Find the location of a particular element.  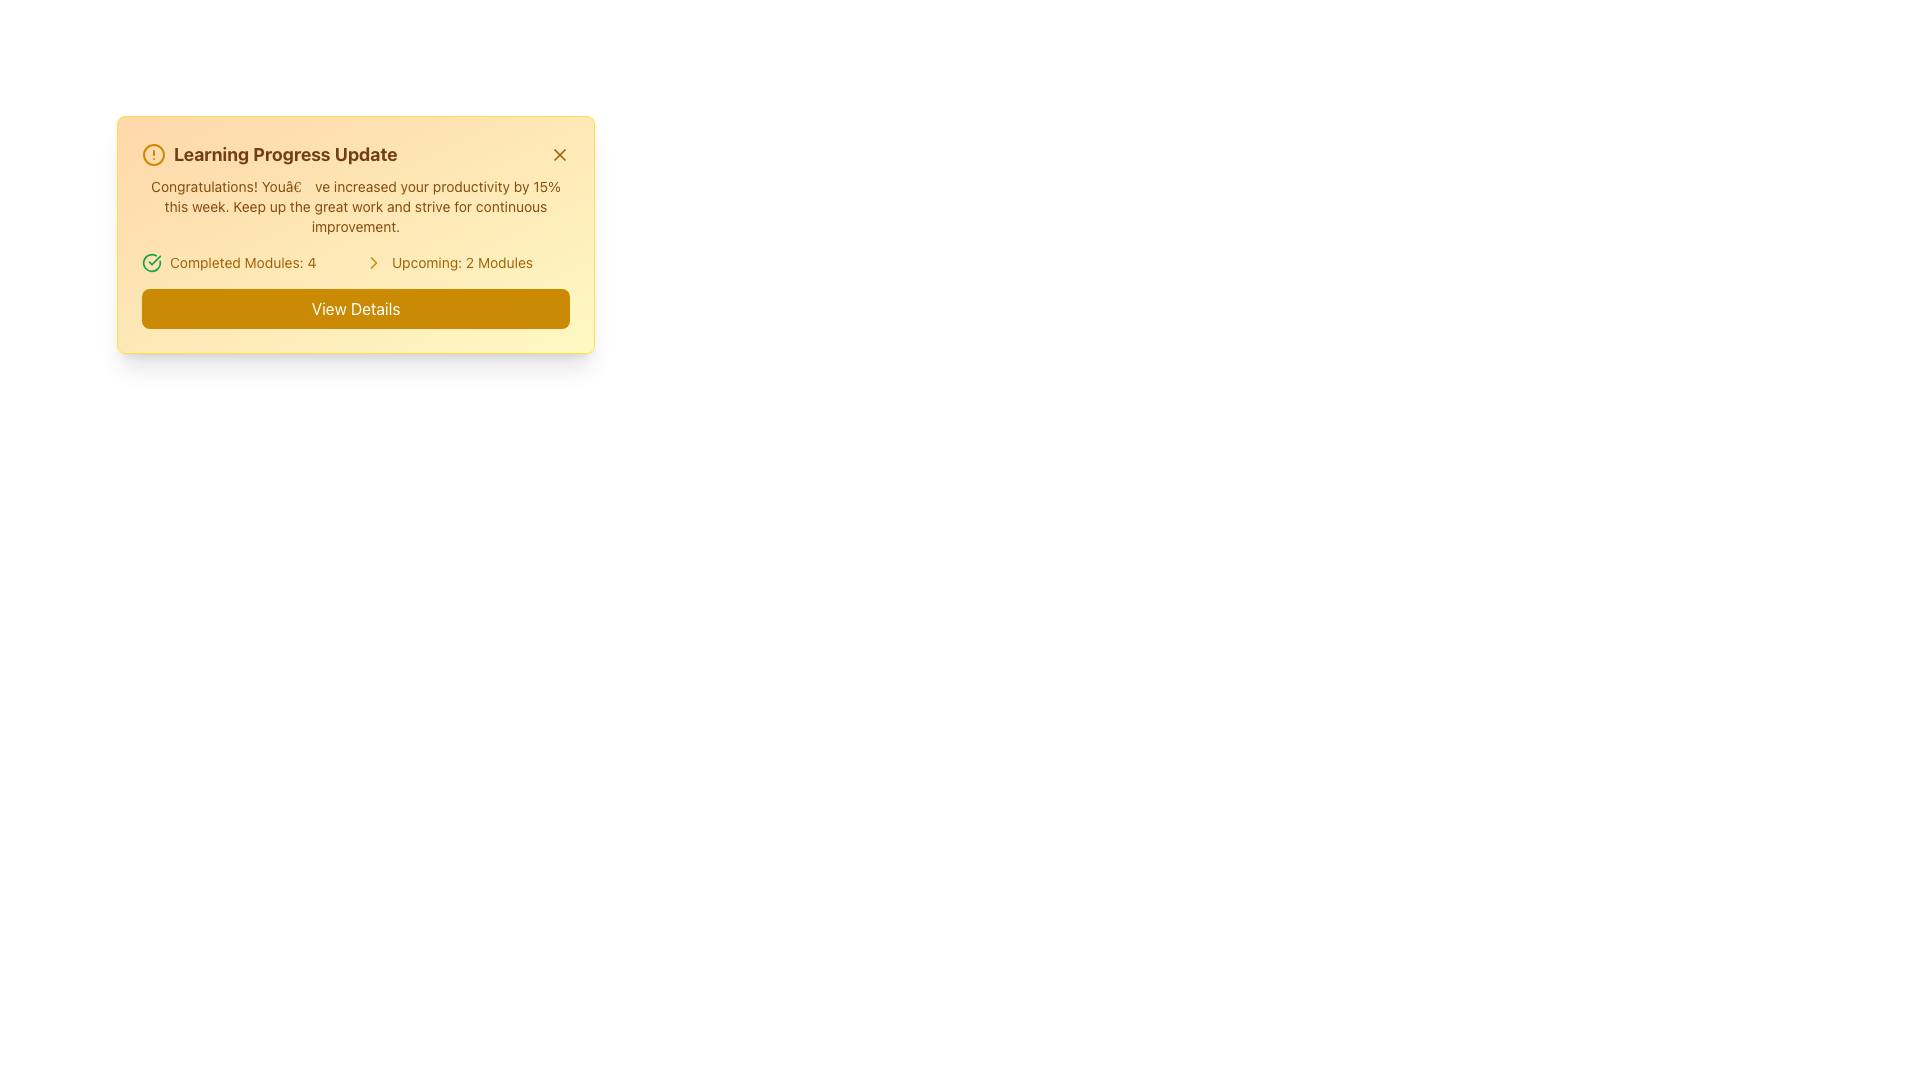

the yellow 'X' button located at the top-right corner of the notification card header is located at coordinates (560, 153).